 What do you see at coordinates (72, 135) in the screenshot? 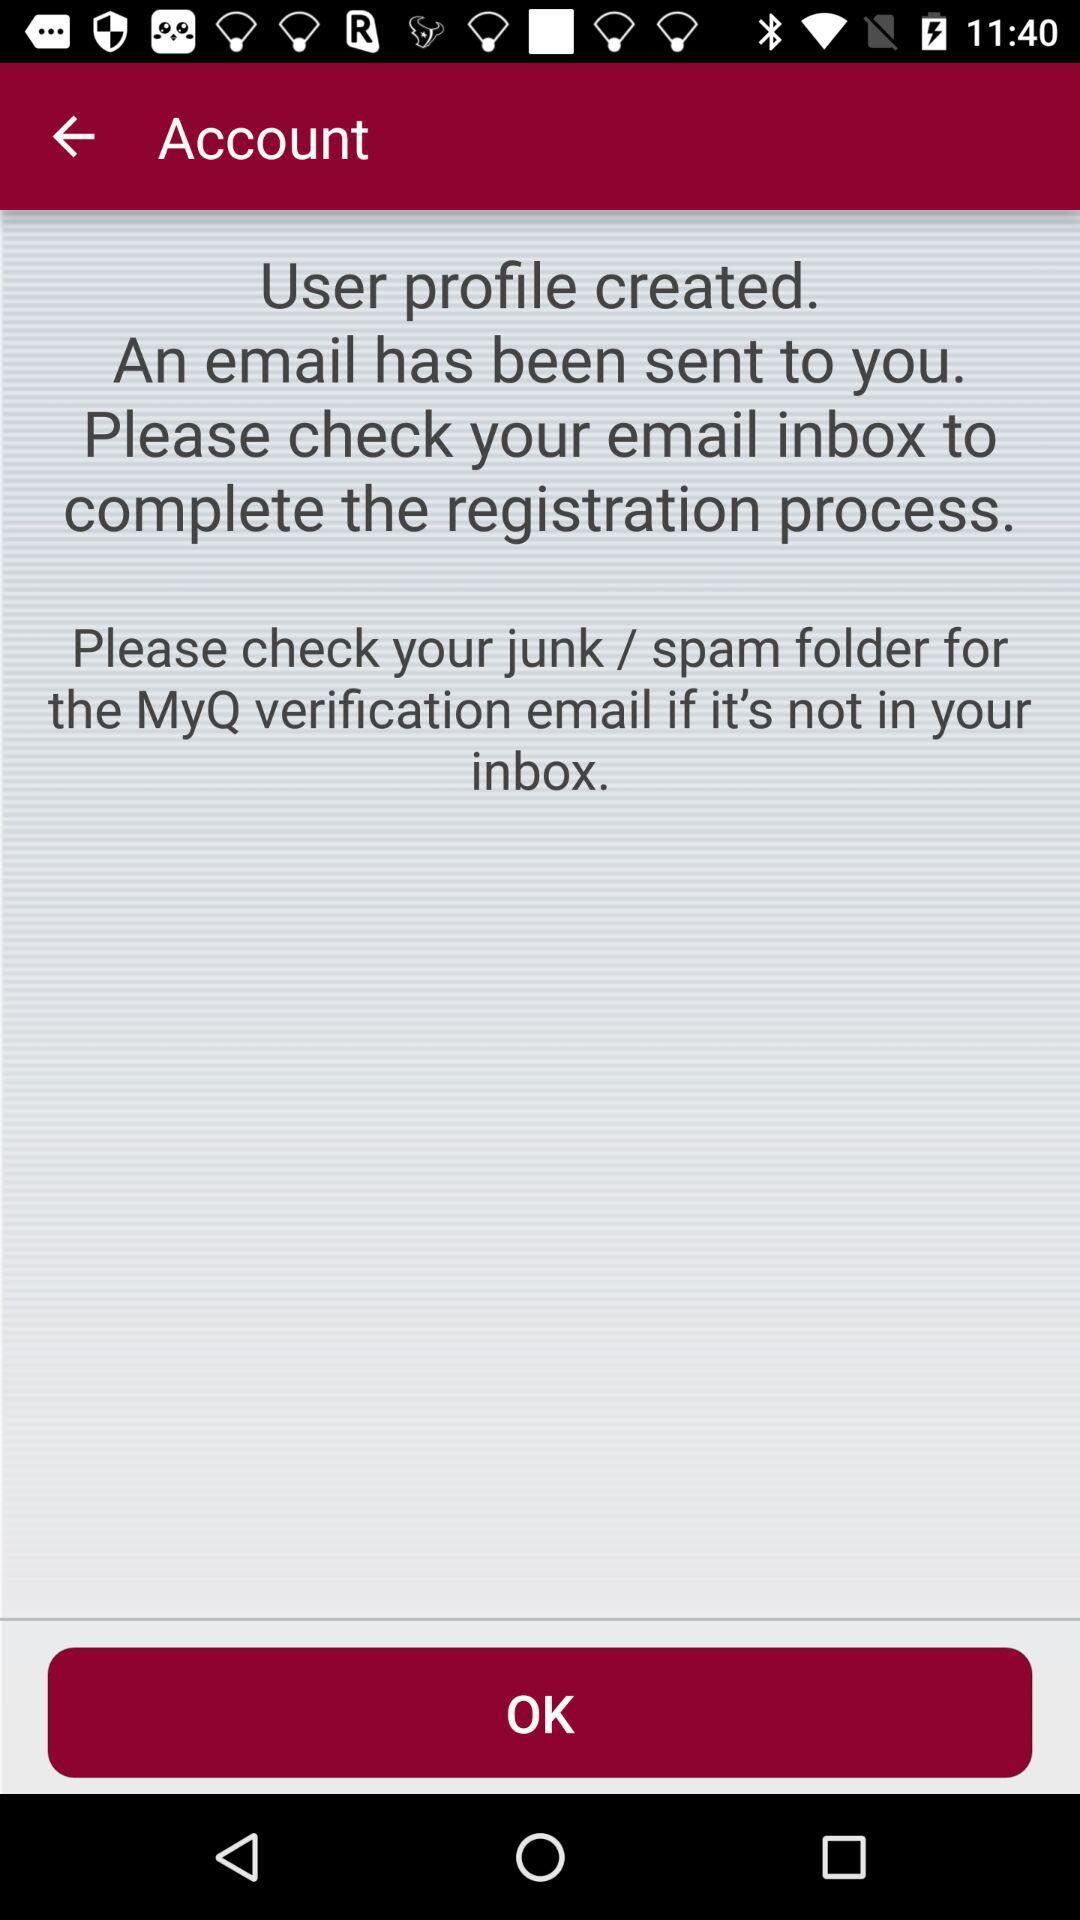
I see `icon to the left of account icon` at bounding box center [72, 135].